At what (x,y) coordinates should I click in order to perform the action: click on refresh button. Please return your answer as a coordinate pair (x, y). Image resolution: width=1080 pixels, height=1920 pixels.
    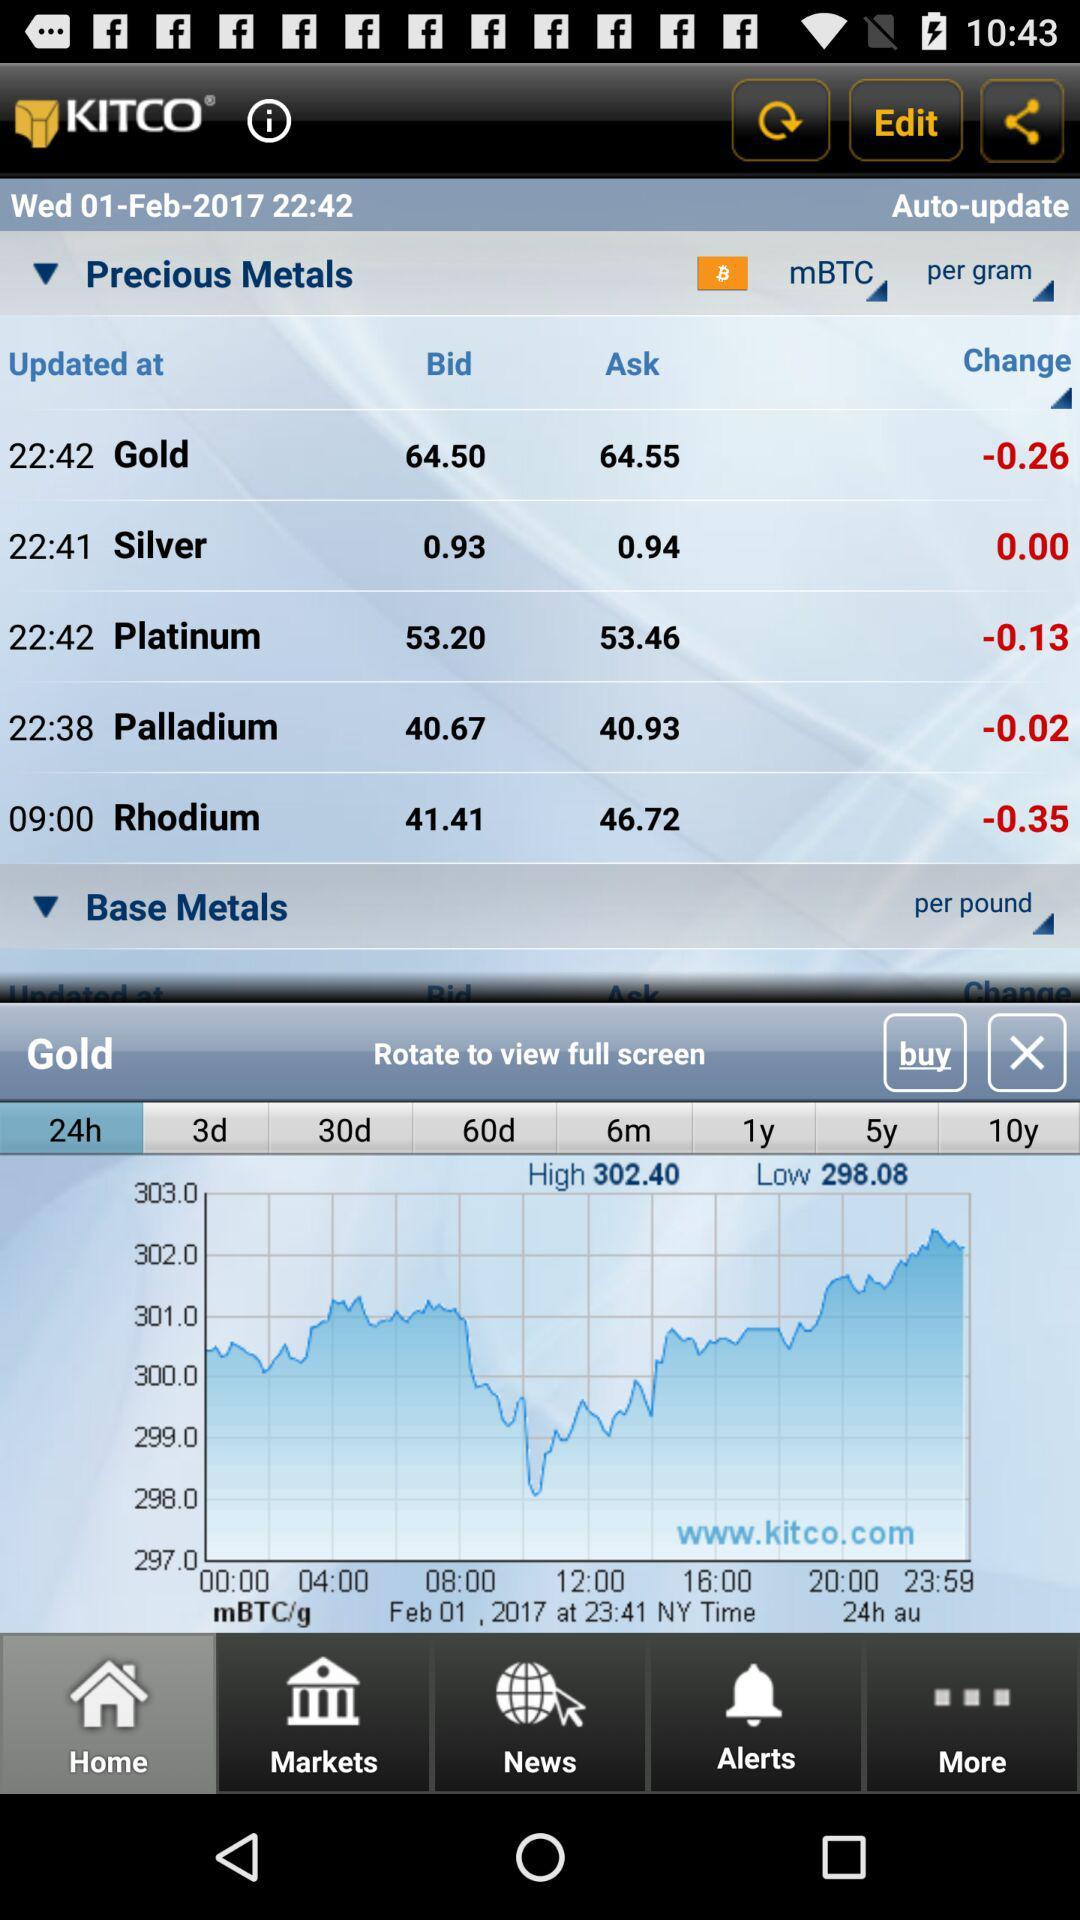
    Looking at the image, I should click on (778, 119).